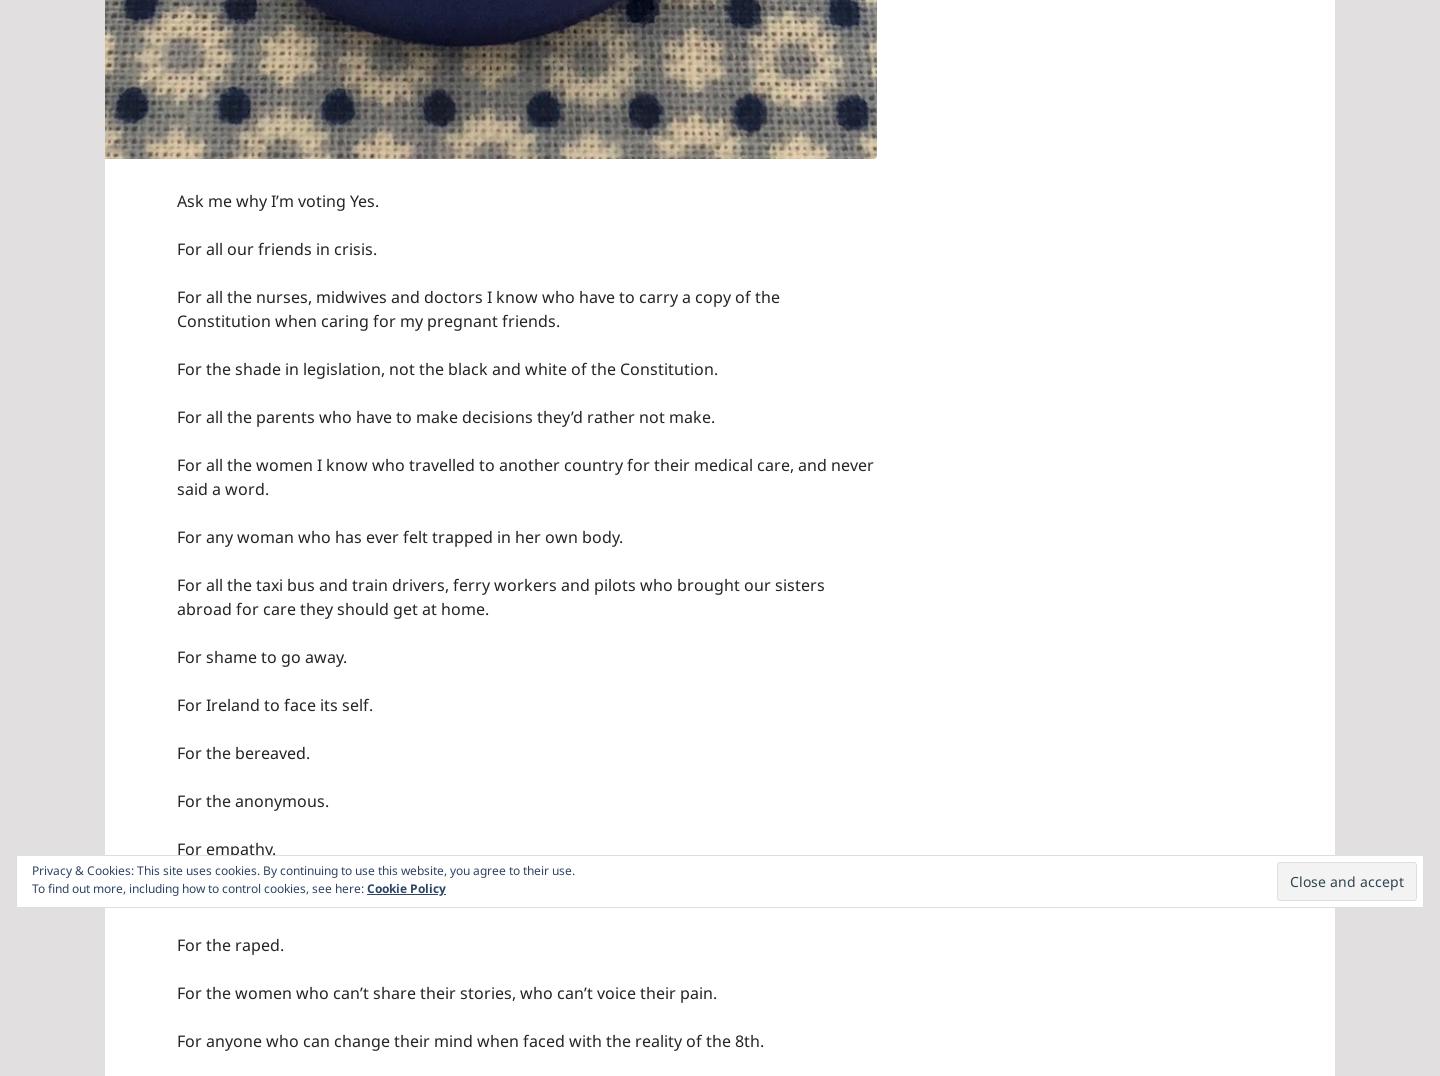  I want to click on 'For anyone who can change their mind when faced with the reality of the 8th.', so click(470, 1039).